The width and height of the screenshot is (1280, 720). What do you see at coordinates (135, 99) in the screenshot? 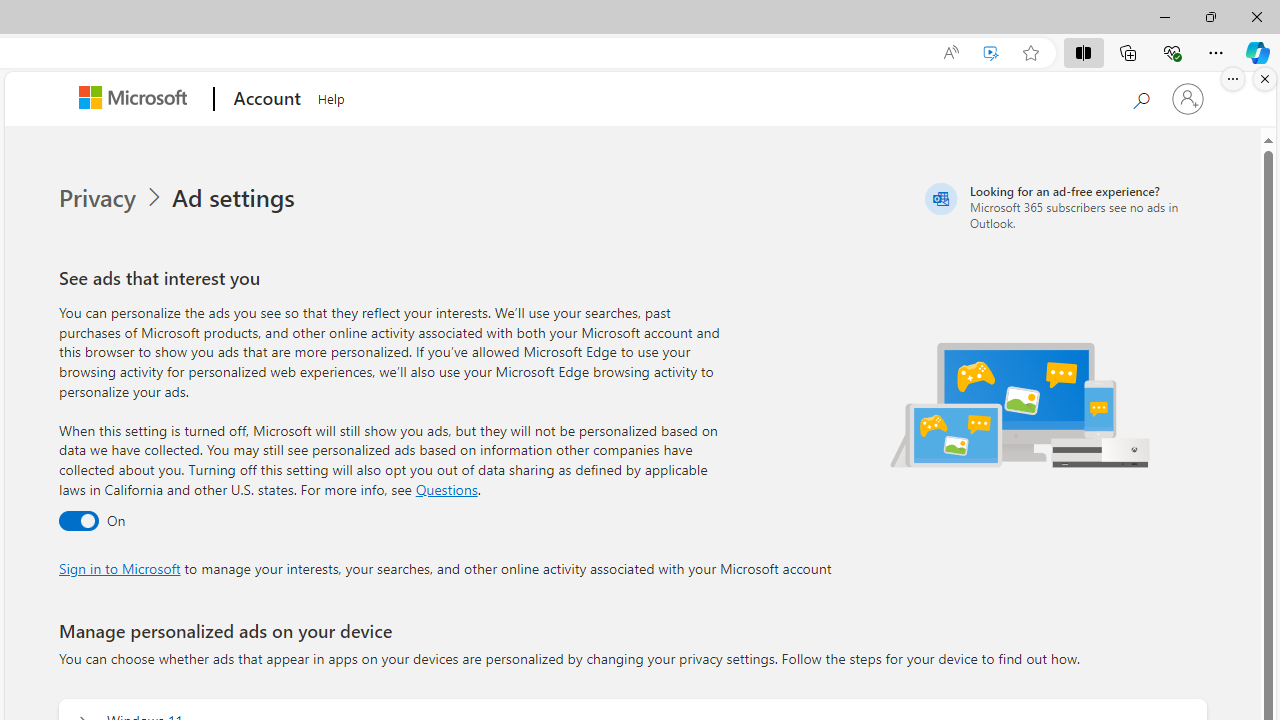
I see `'Microsoft'` at bounding box center [135, 99].